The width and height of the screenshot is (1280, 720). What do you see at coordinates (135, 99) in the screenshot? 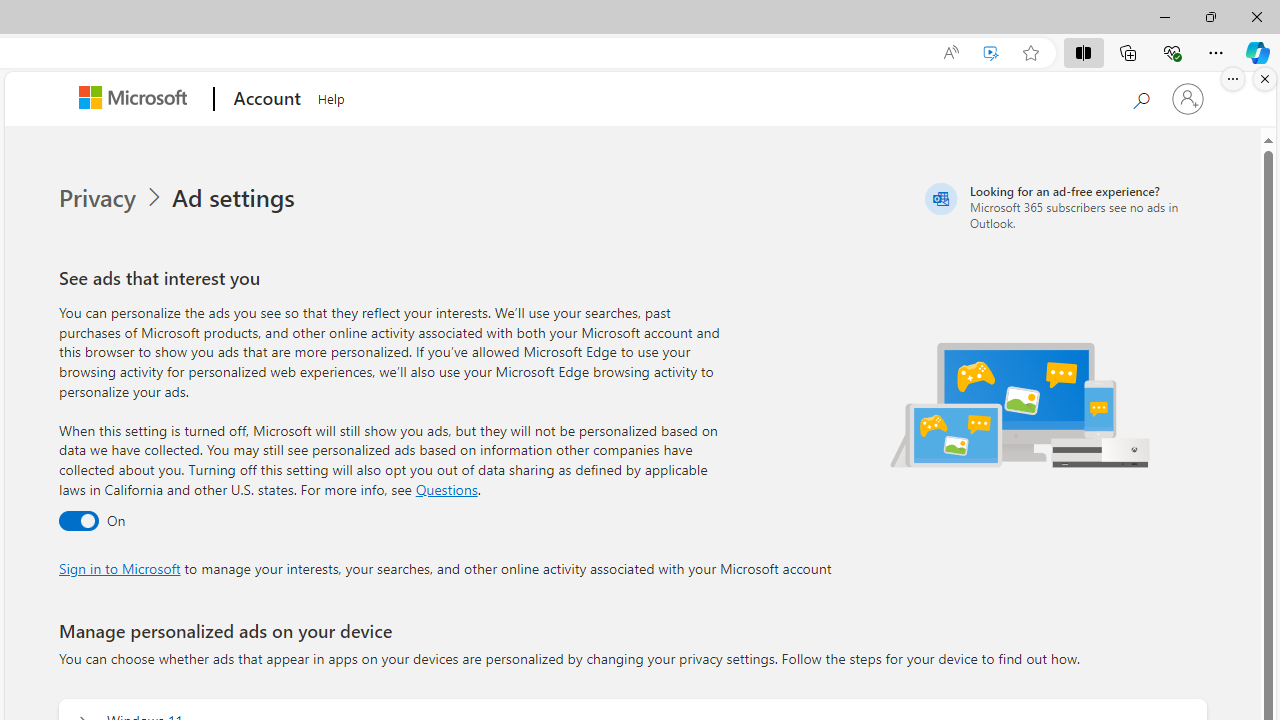
I see `'Microsoft'` at bounding box center [135, 99].